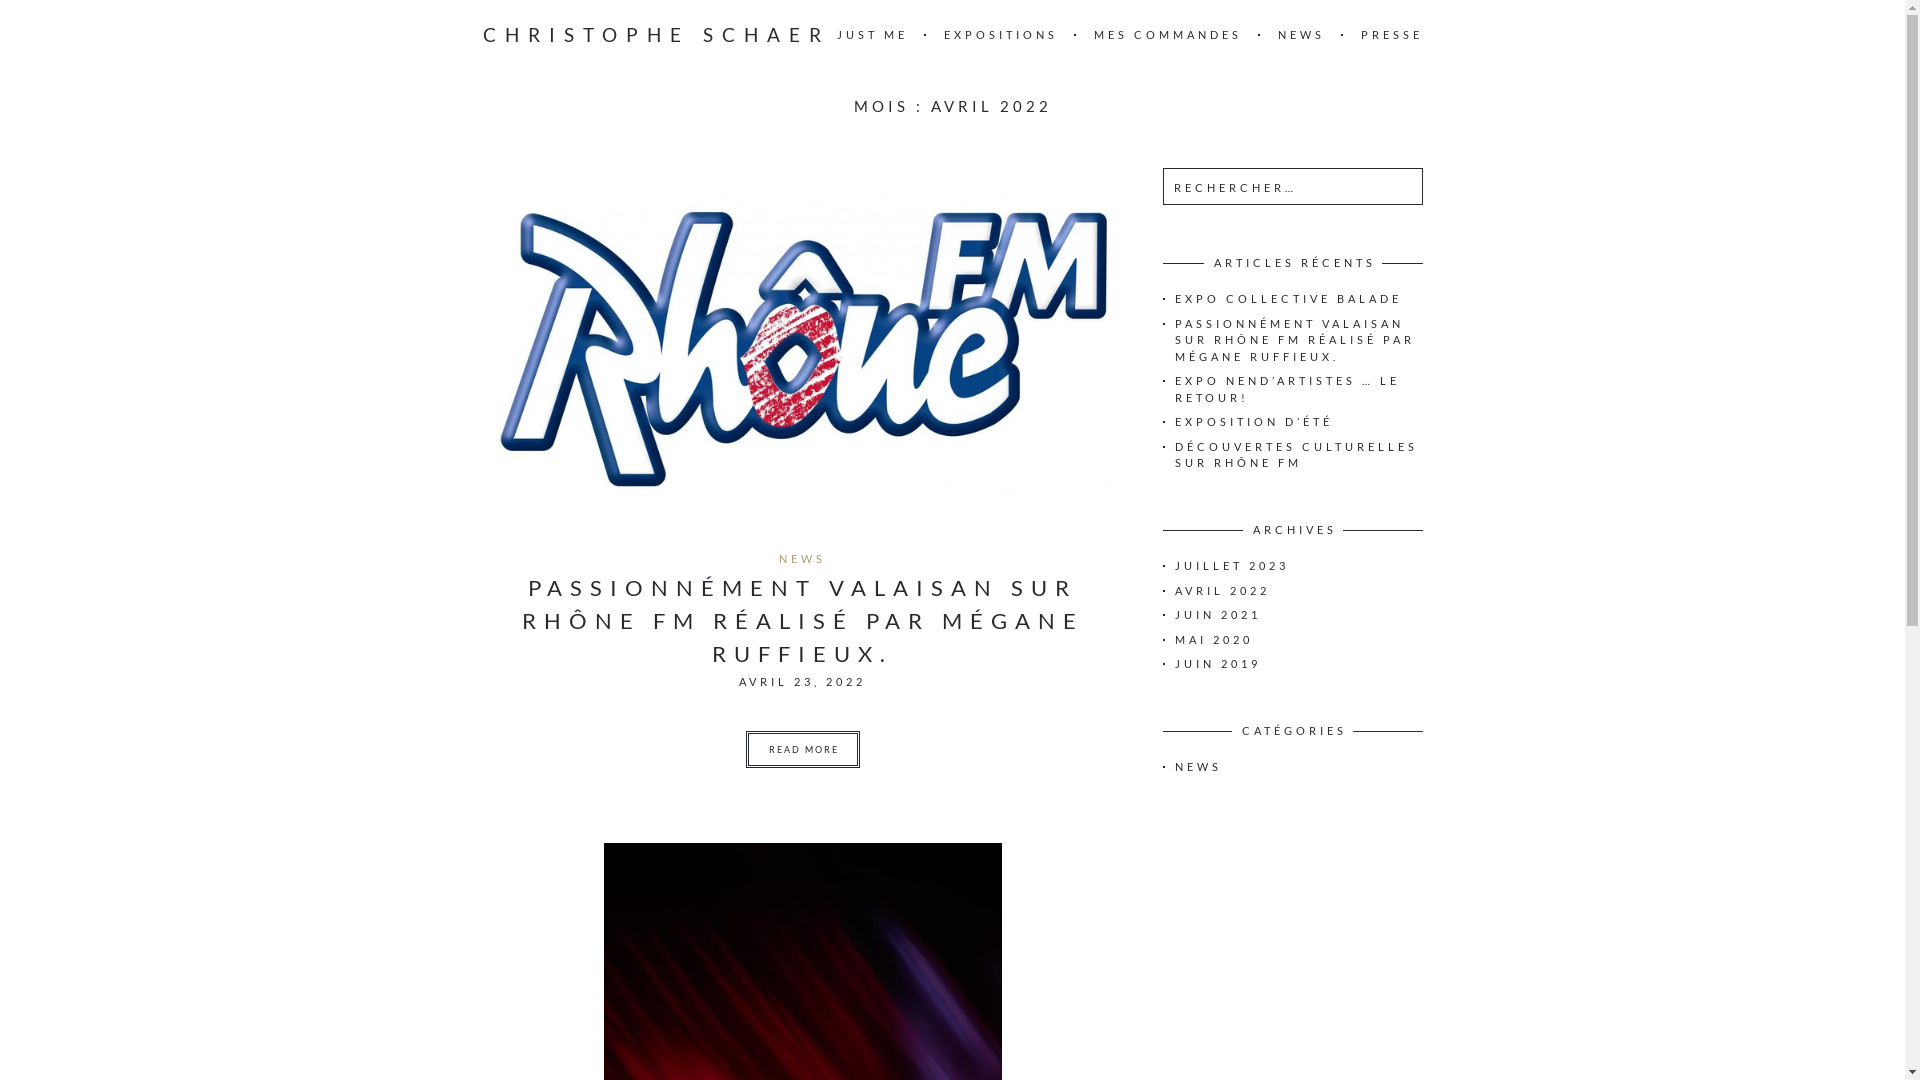  What do you see at coordinates (1174, 589) in the screenshot?
I see `'AVRIL 2022'` at bounding box center [1174, 589].